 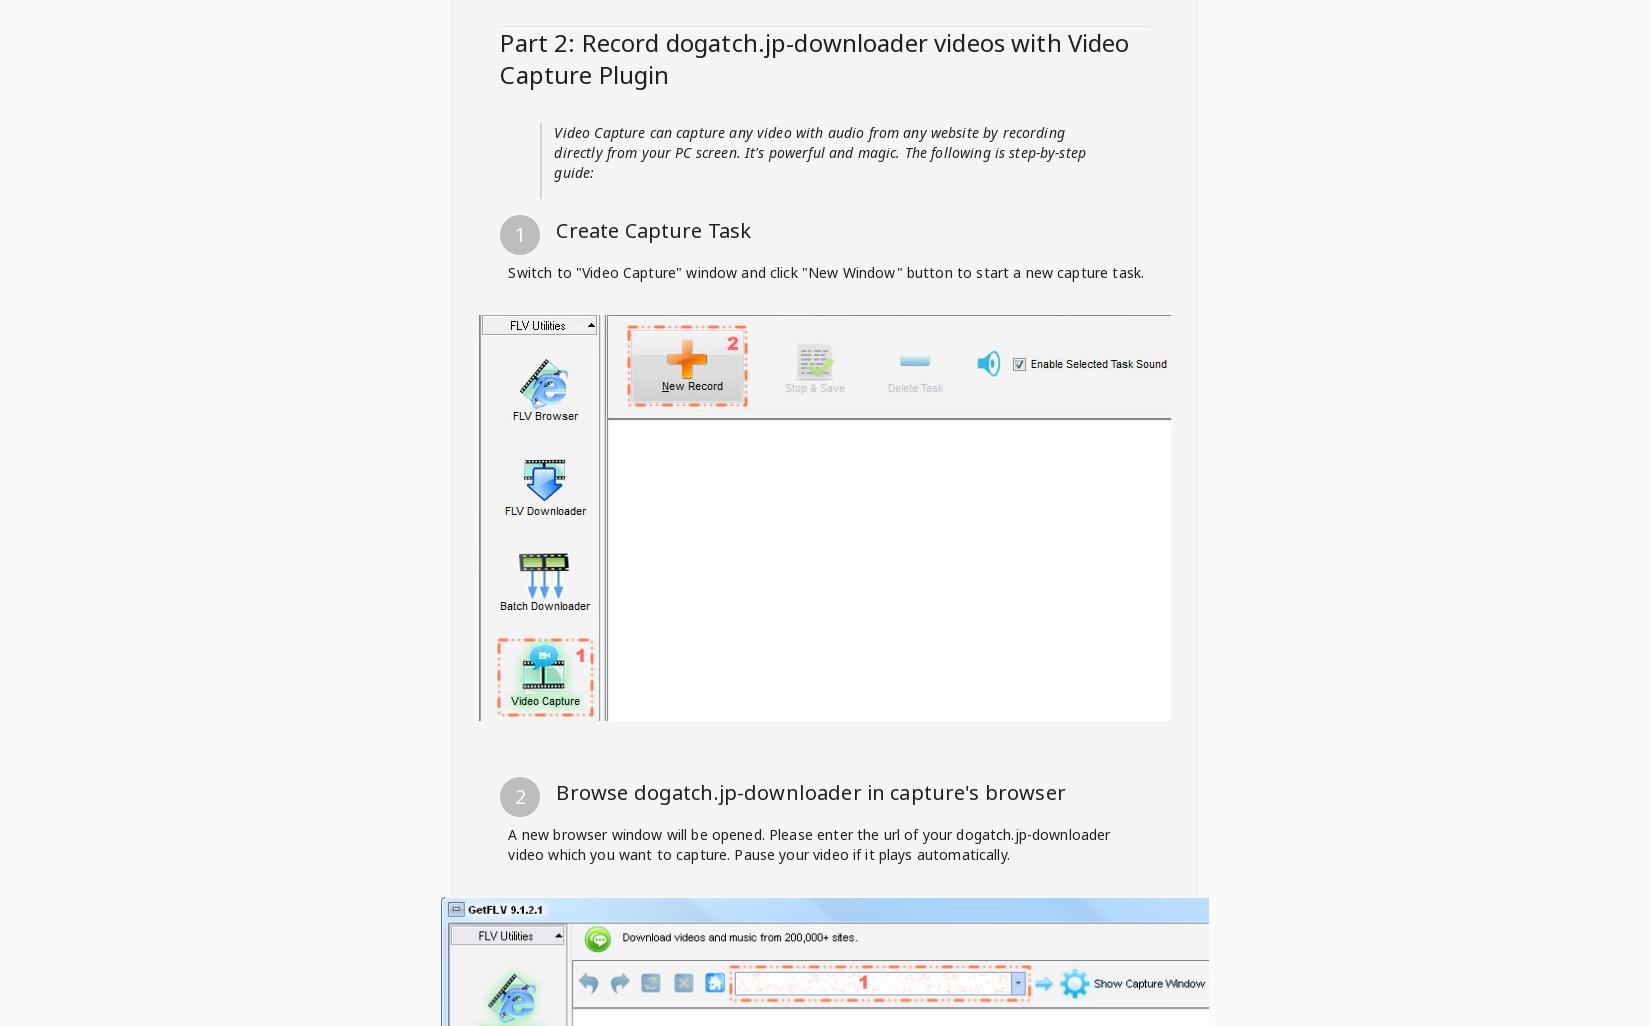 What do you see at coordinates (652, 230) in the screenshot?
I see `'Create Capture Task'` at bounding box center [652, 230].